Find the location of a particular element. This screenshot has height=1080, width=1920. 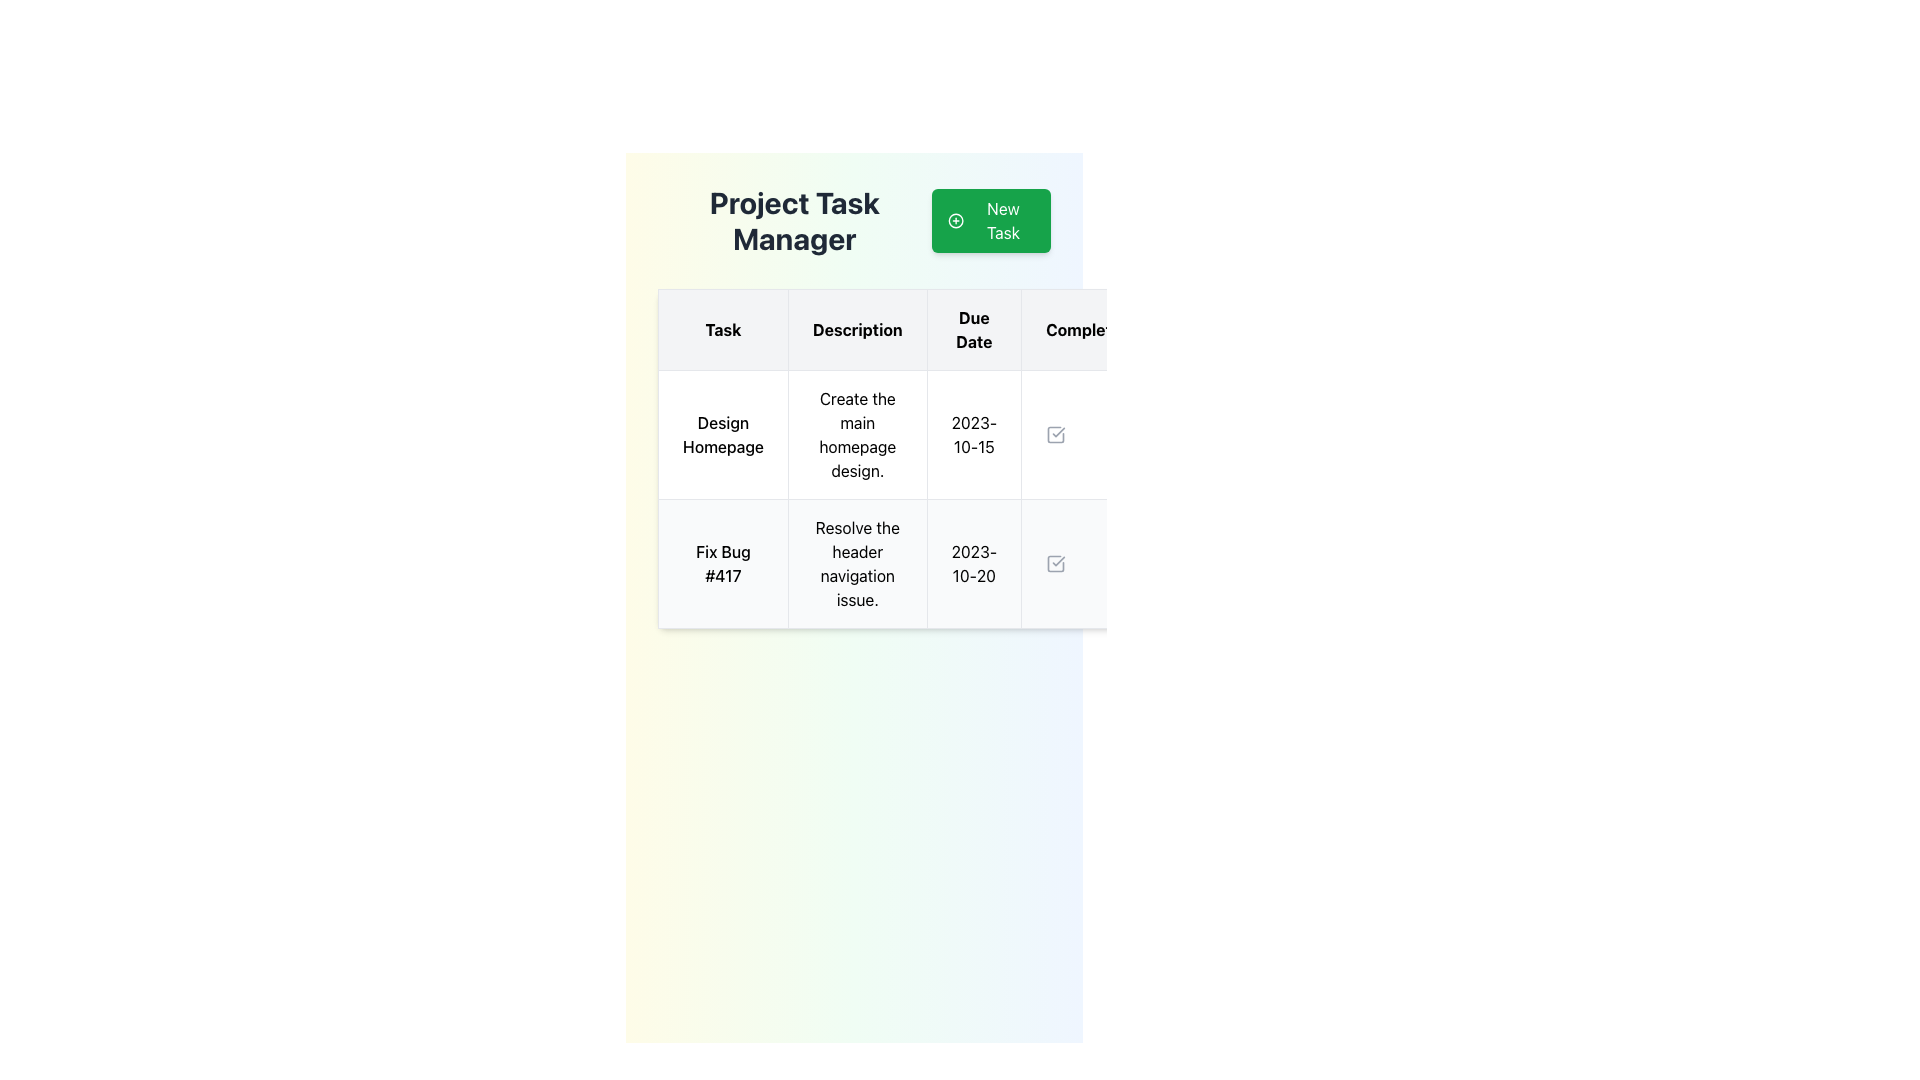

the checkbox icon resembling a square with a tick mark inside, located in the 'Complete' column of the second row of the 'Project Task Manager' interface to mark the task as complete is located at coordinates (1055, 563).